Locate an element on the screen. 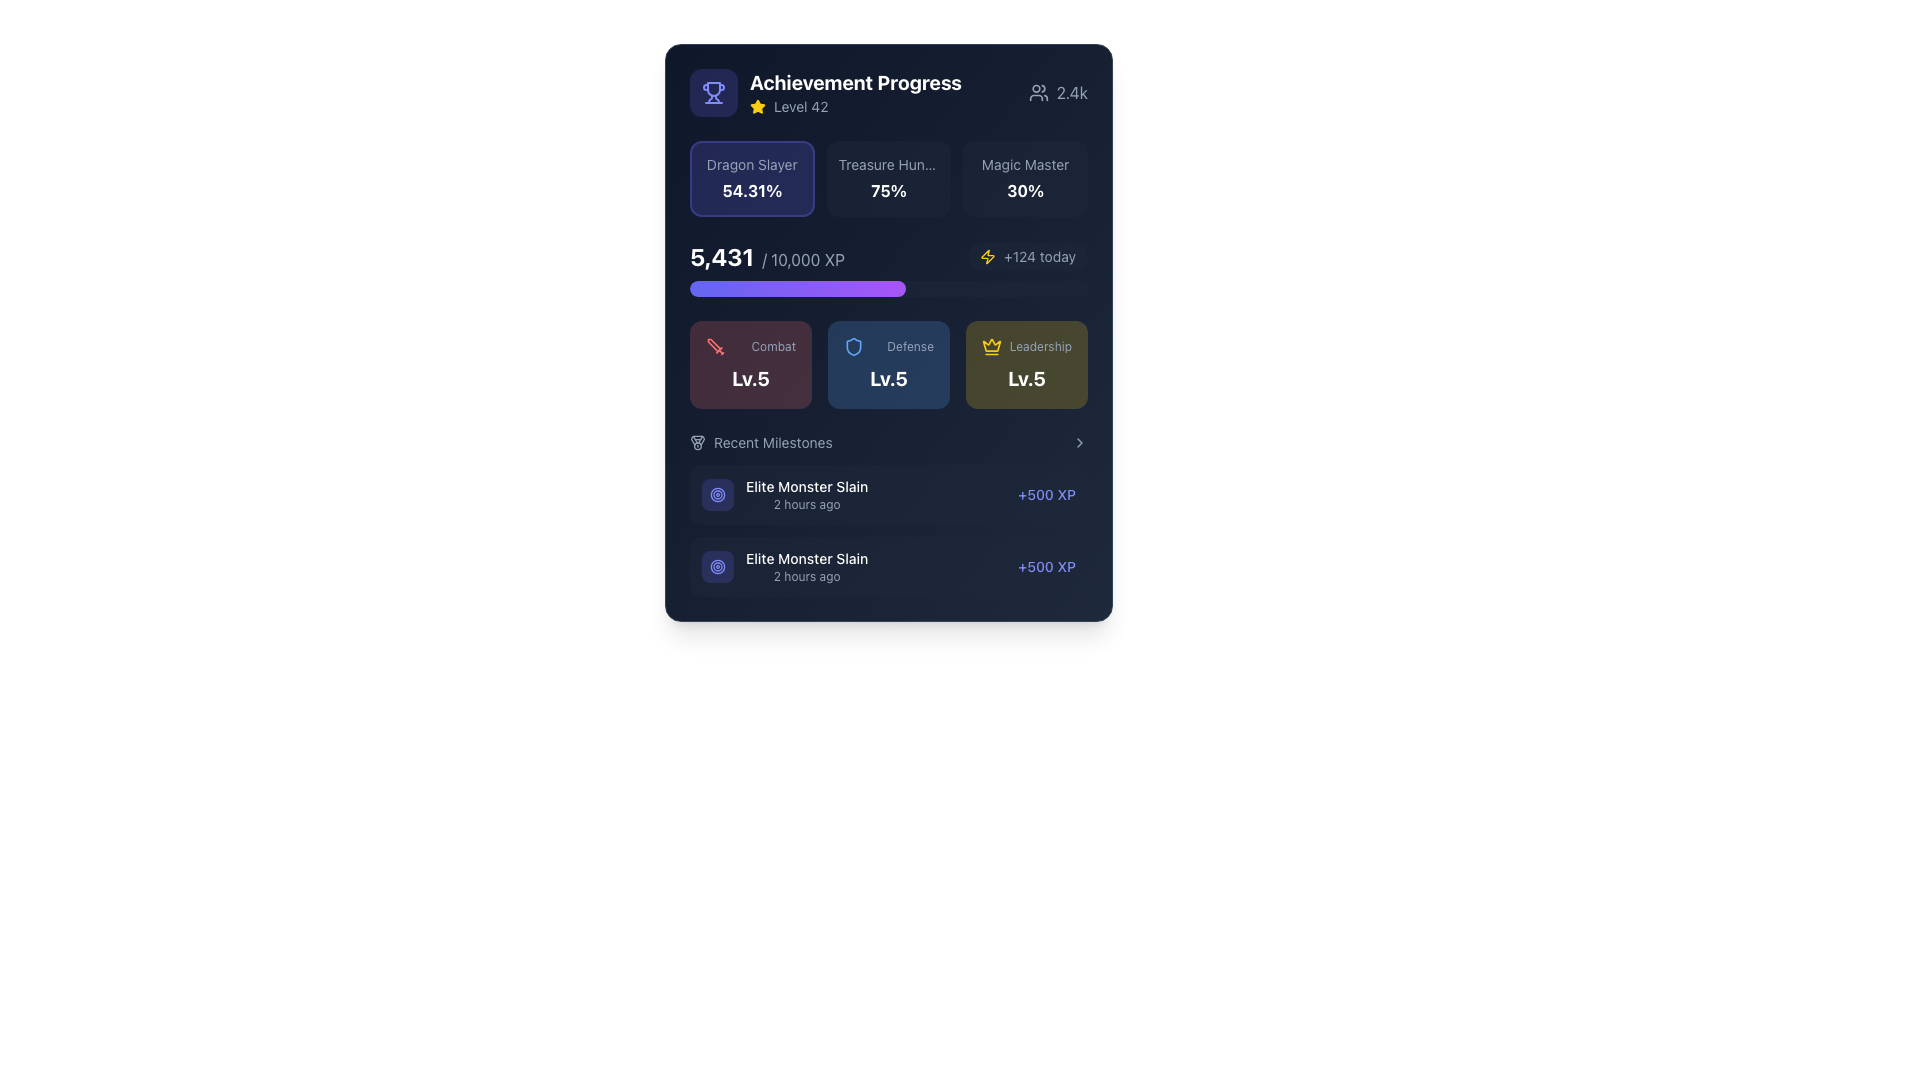  the decorative icon representing the 'Combat' section, which is part of the 'Combat' card displayed in a series of three cards is located at coordinates (715, 346).